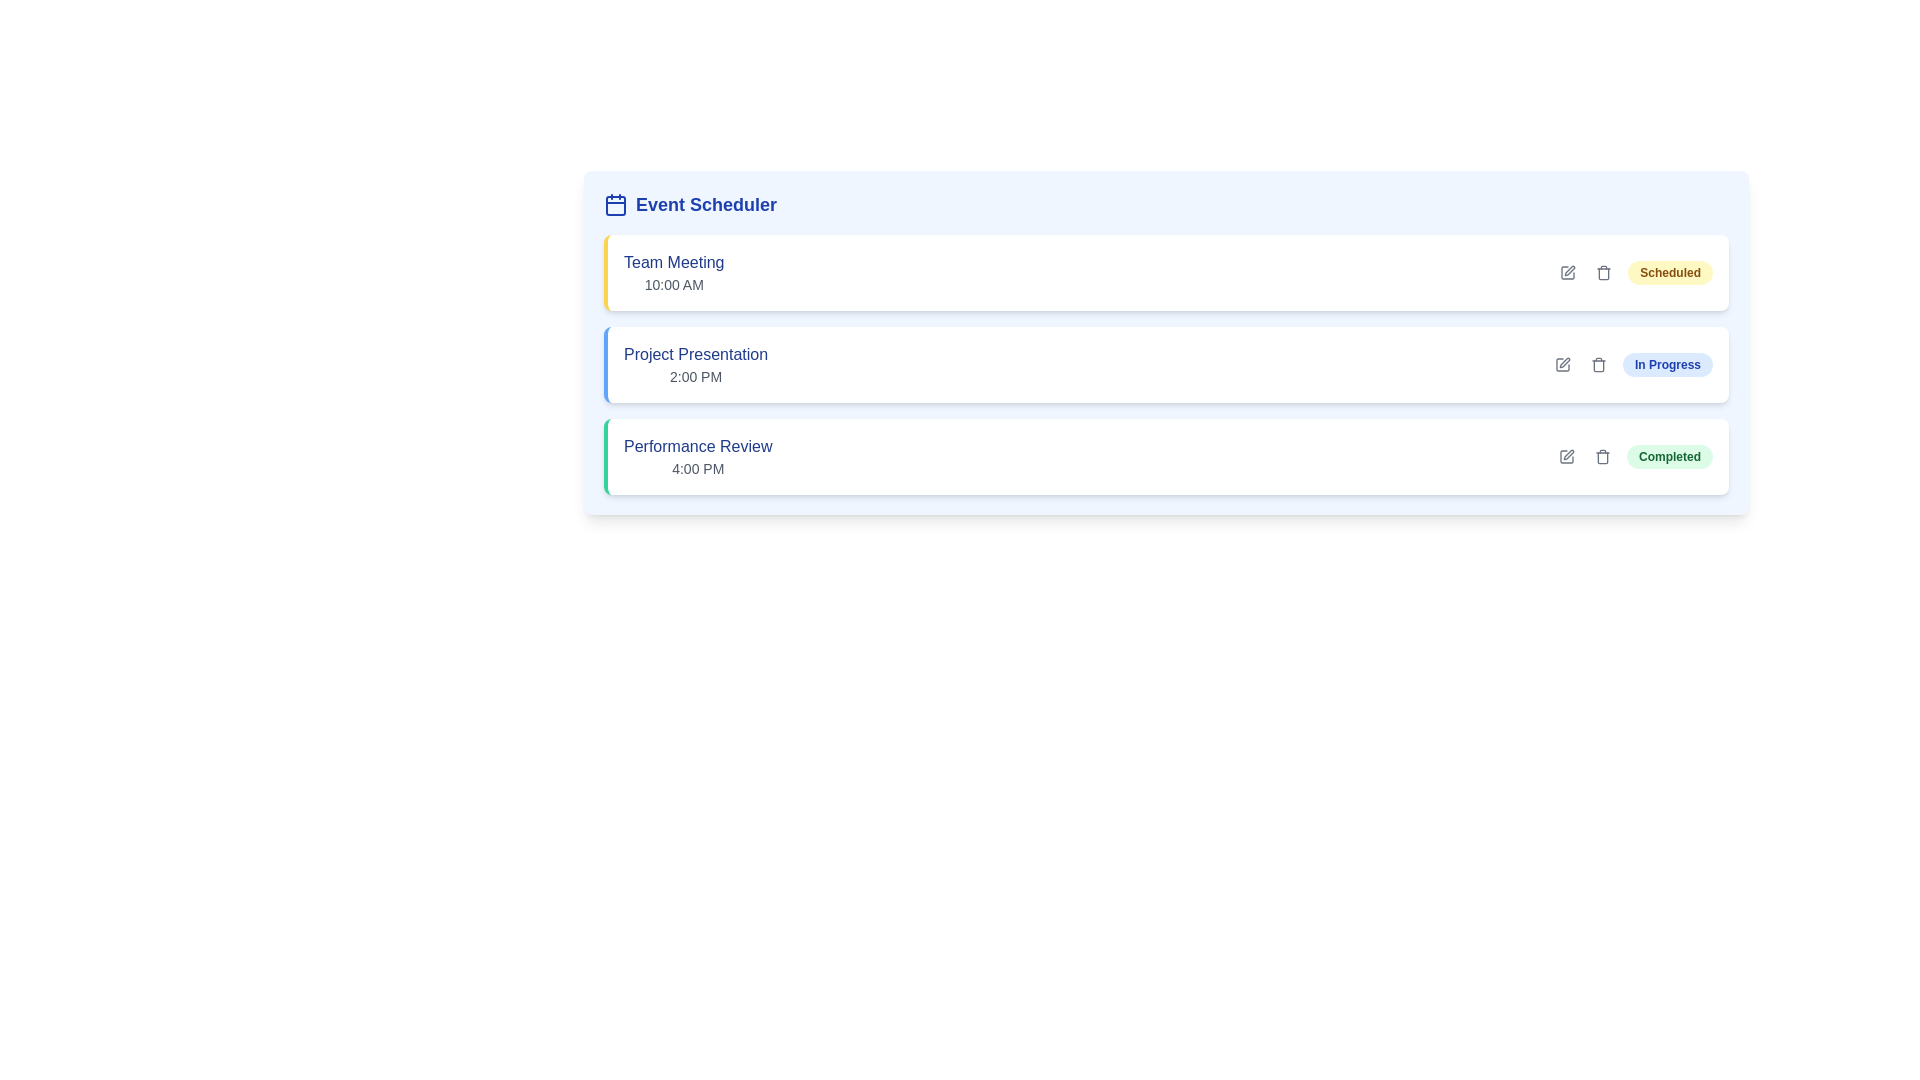  I want to click on the edit button located to the left of the 'Completed' text in the 'Event Scheduler' list, so click(1565, 456).